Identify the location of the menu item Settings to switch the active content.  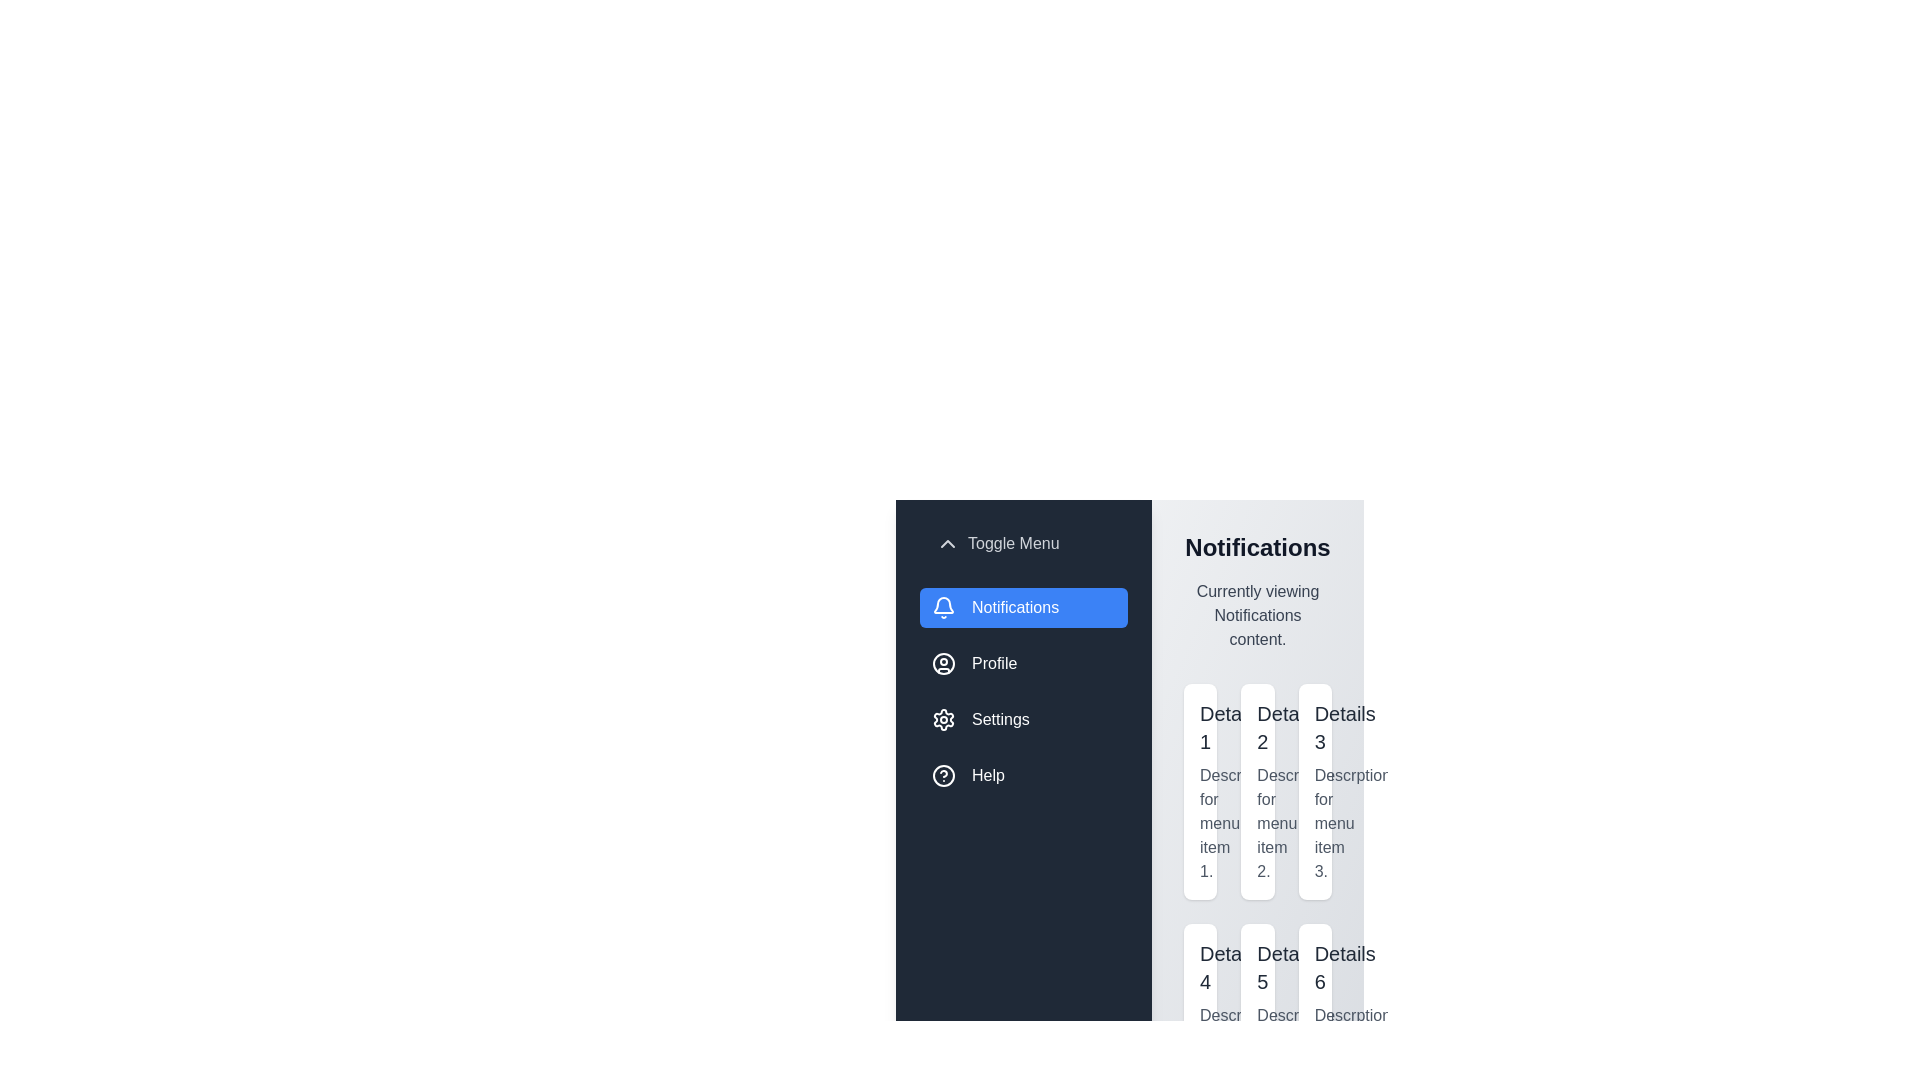
(1023, 720).